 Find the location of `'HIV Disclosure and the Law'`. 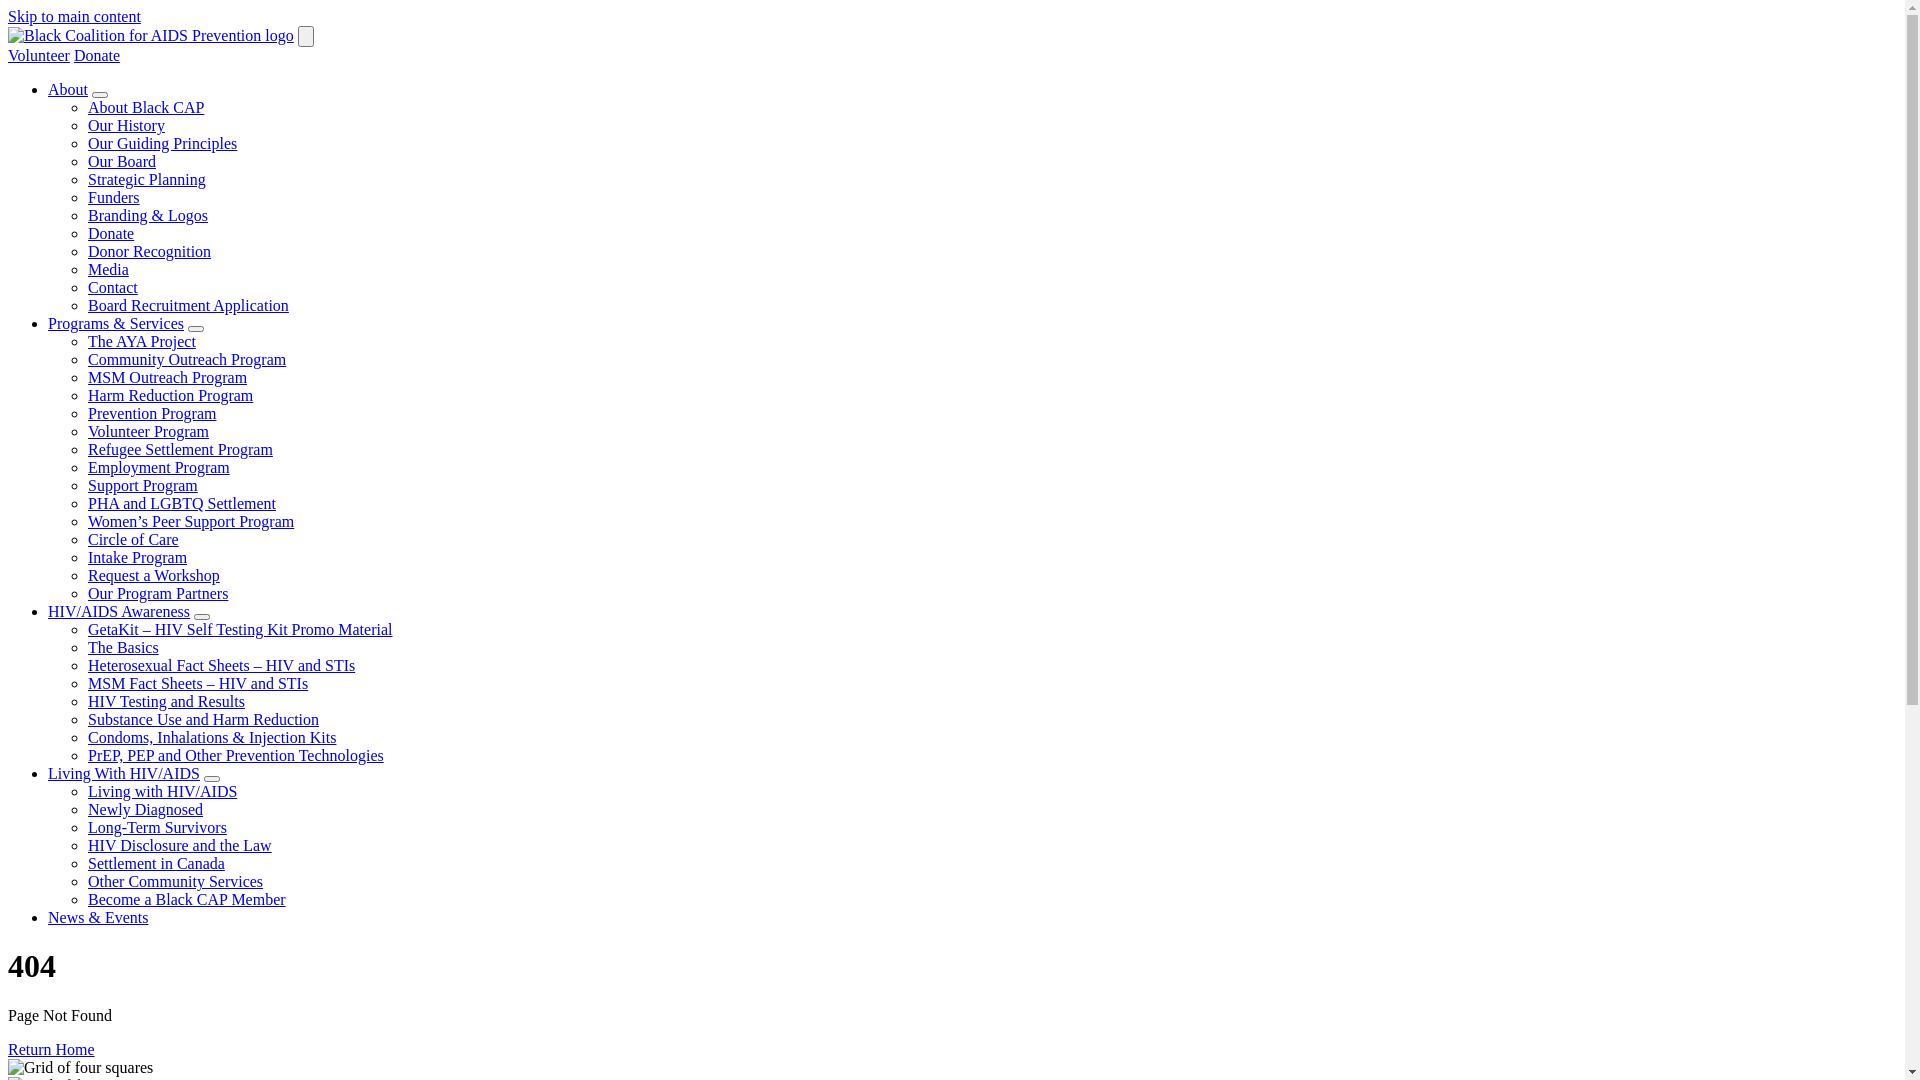

'HIV Disclosure and the Law' is located at coordinates (180, 845).